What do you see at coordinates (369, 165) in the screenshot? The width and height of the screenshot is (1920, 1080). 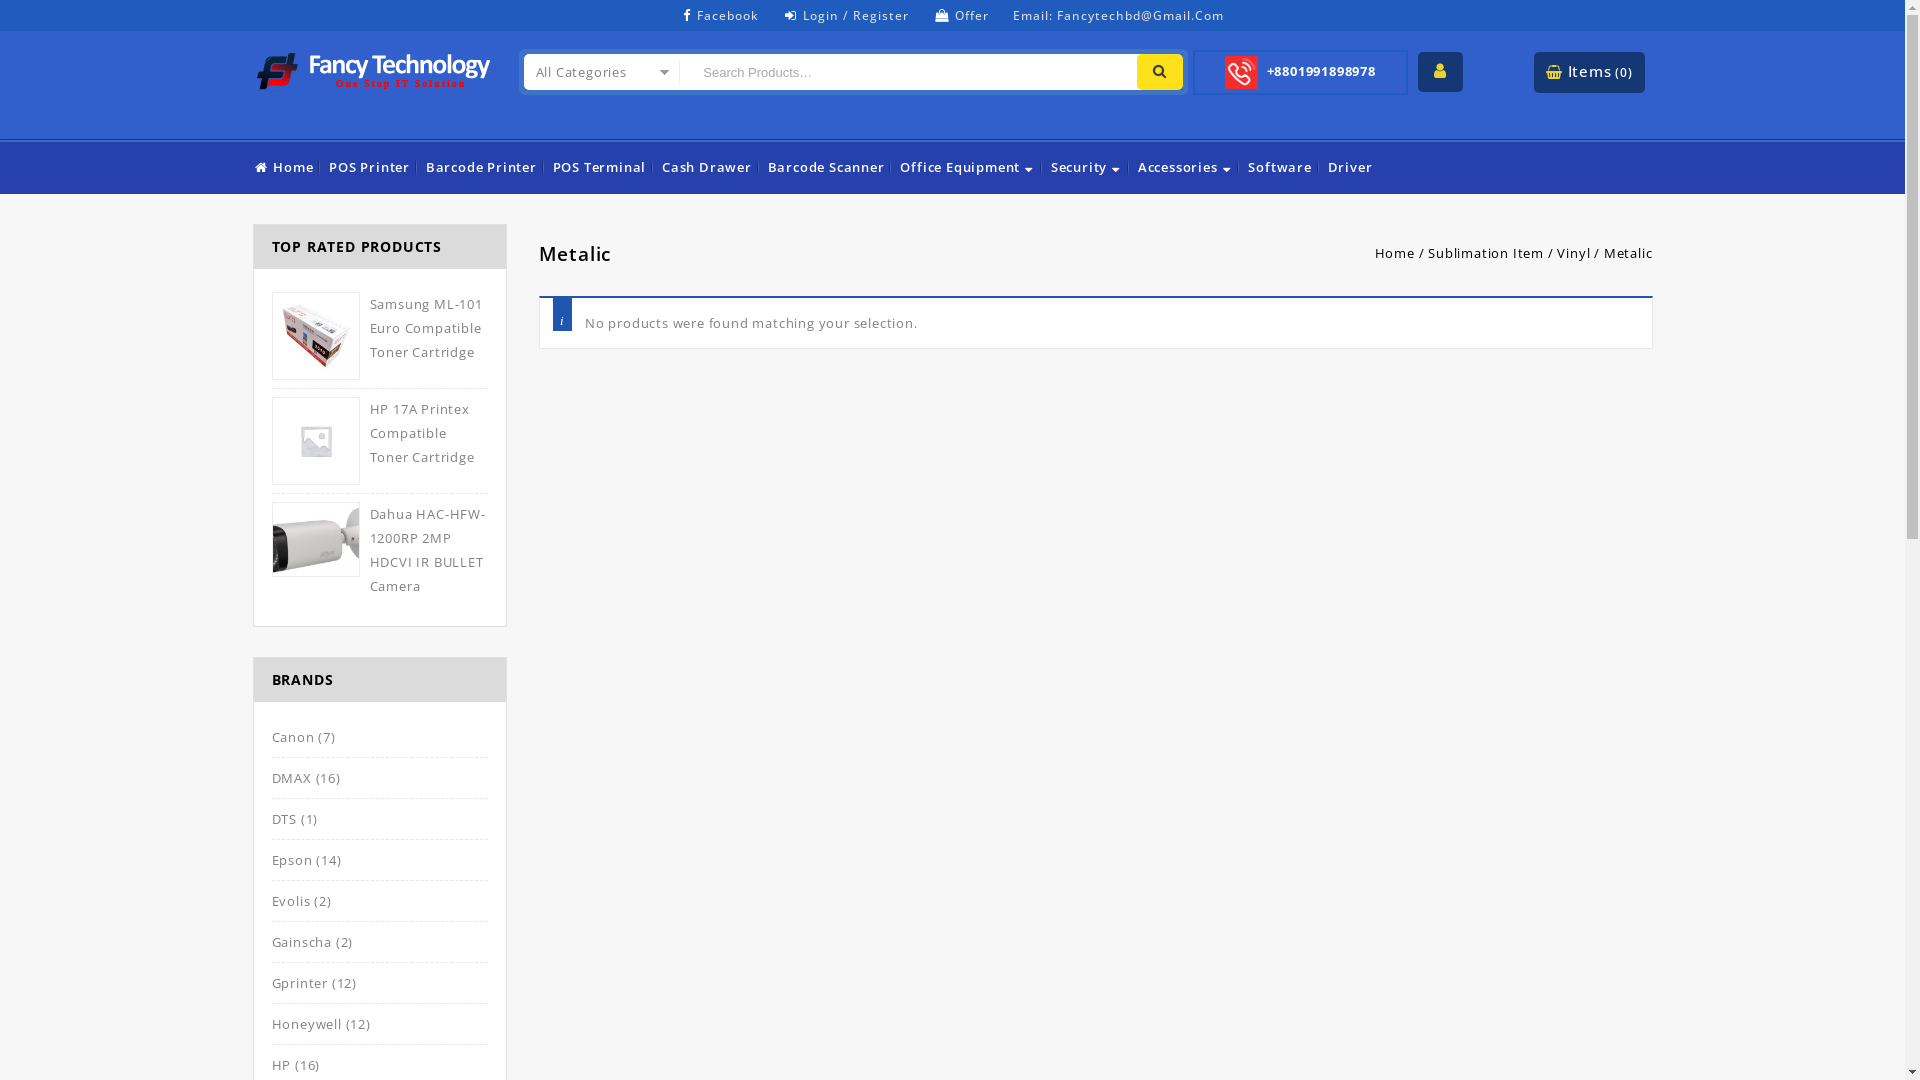 I see `'POS Printer'` at bounding box center [369, 165].